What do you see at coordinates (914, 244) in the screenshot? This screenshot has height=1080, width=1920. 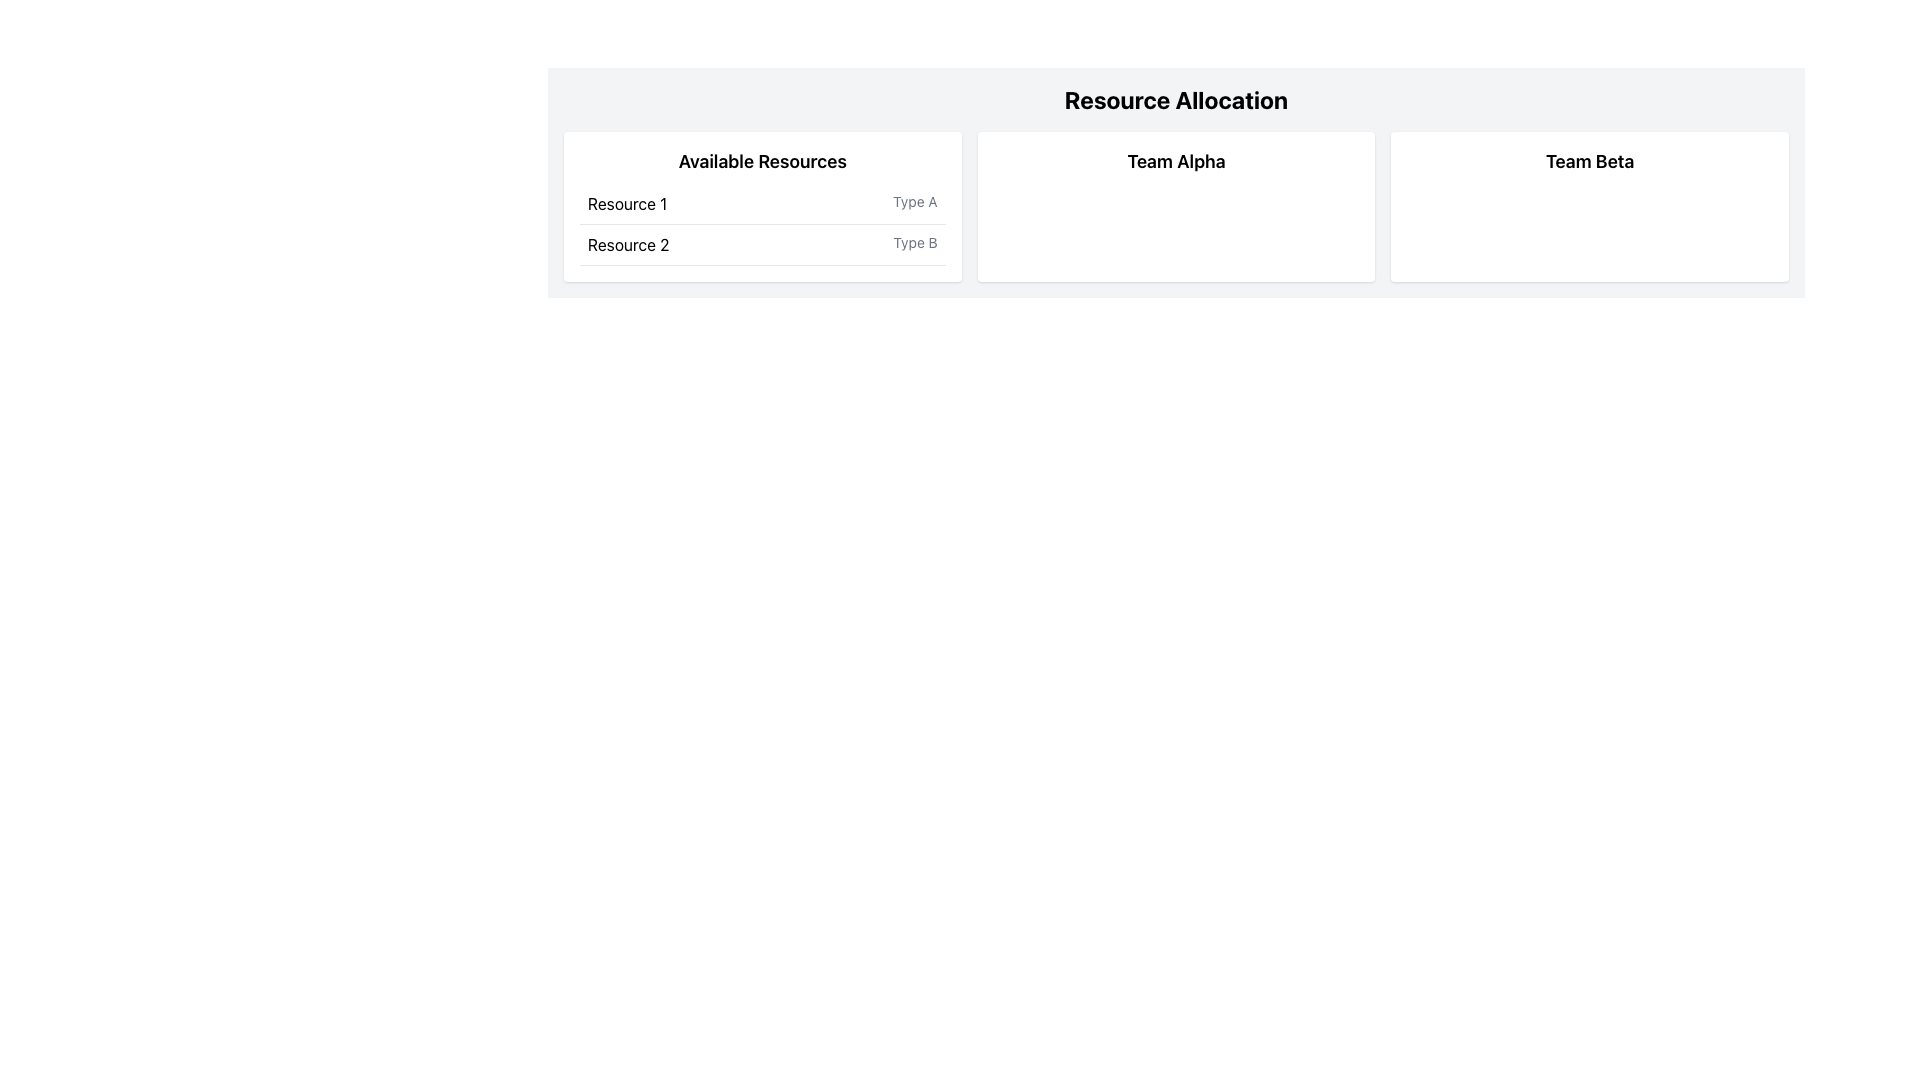 I see `the Text label indicating 'Type B' for 'Resource 2', which is the second item in the 'Type' column under 'Available Resources'` at bounding box center [914, 244].